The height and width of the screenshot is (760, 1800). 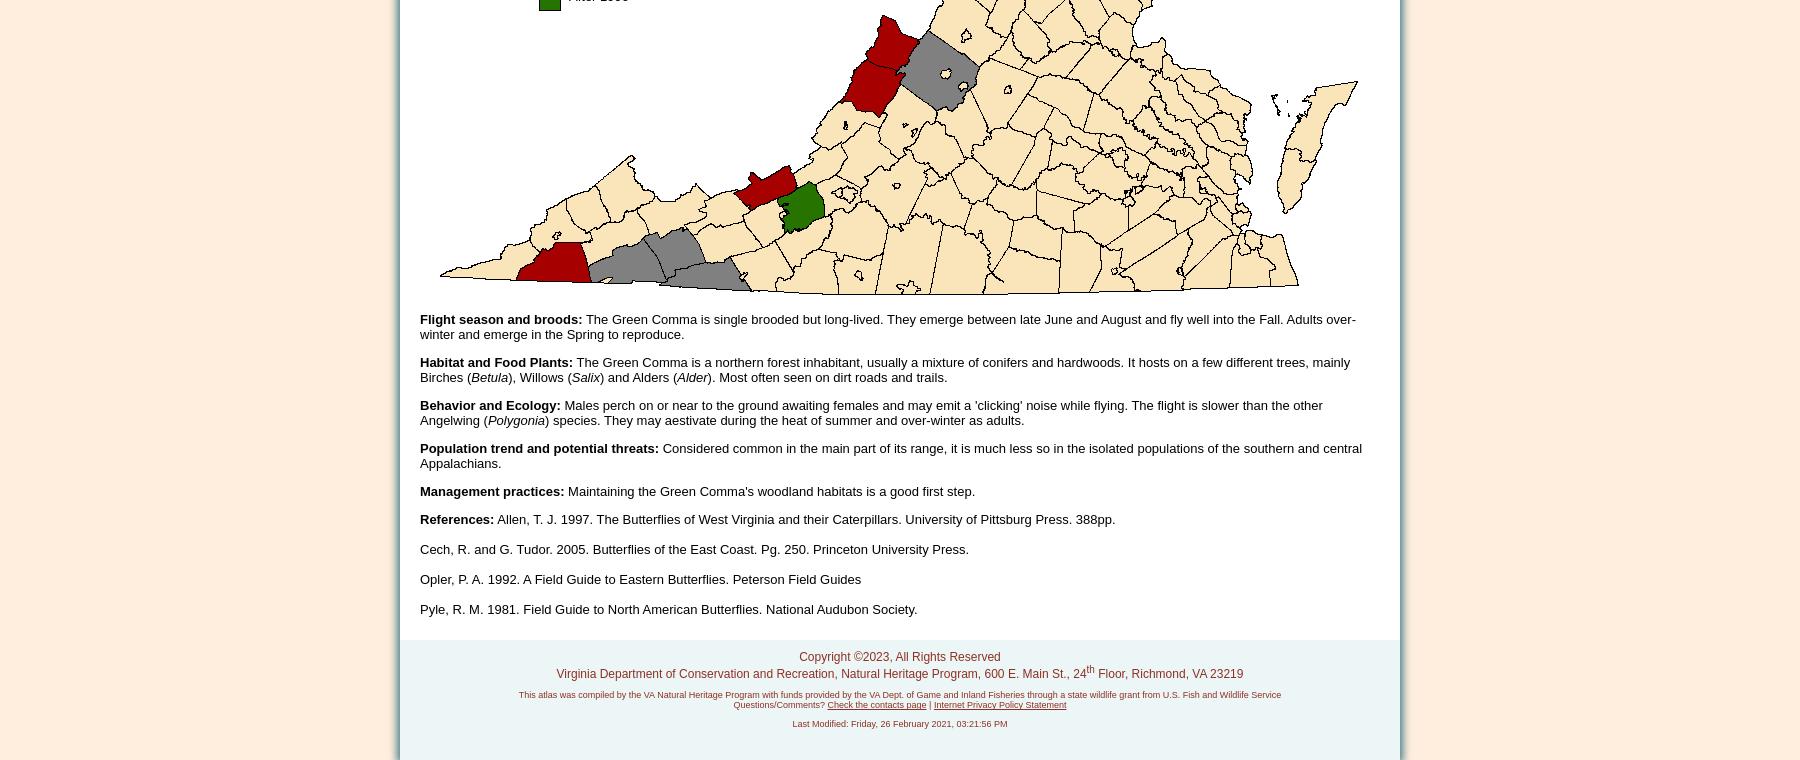 I want to click on 'Flight season and broods:', so click(x=499, y=319).